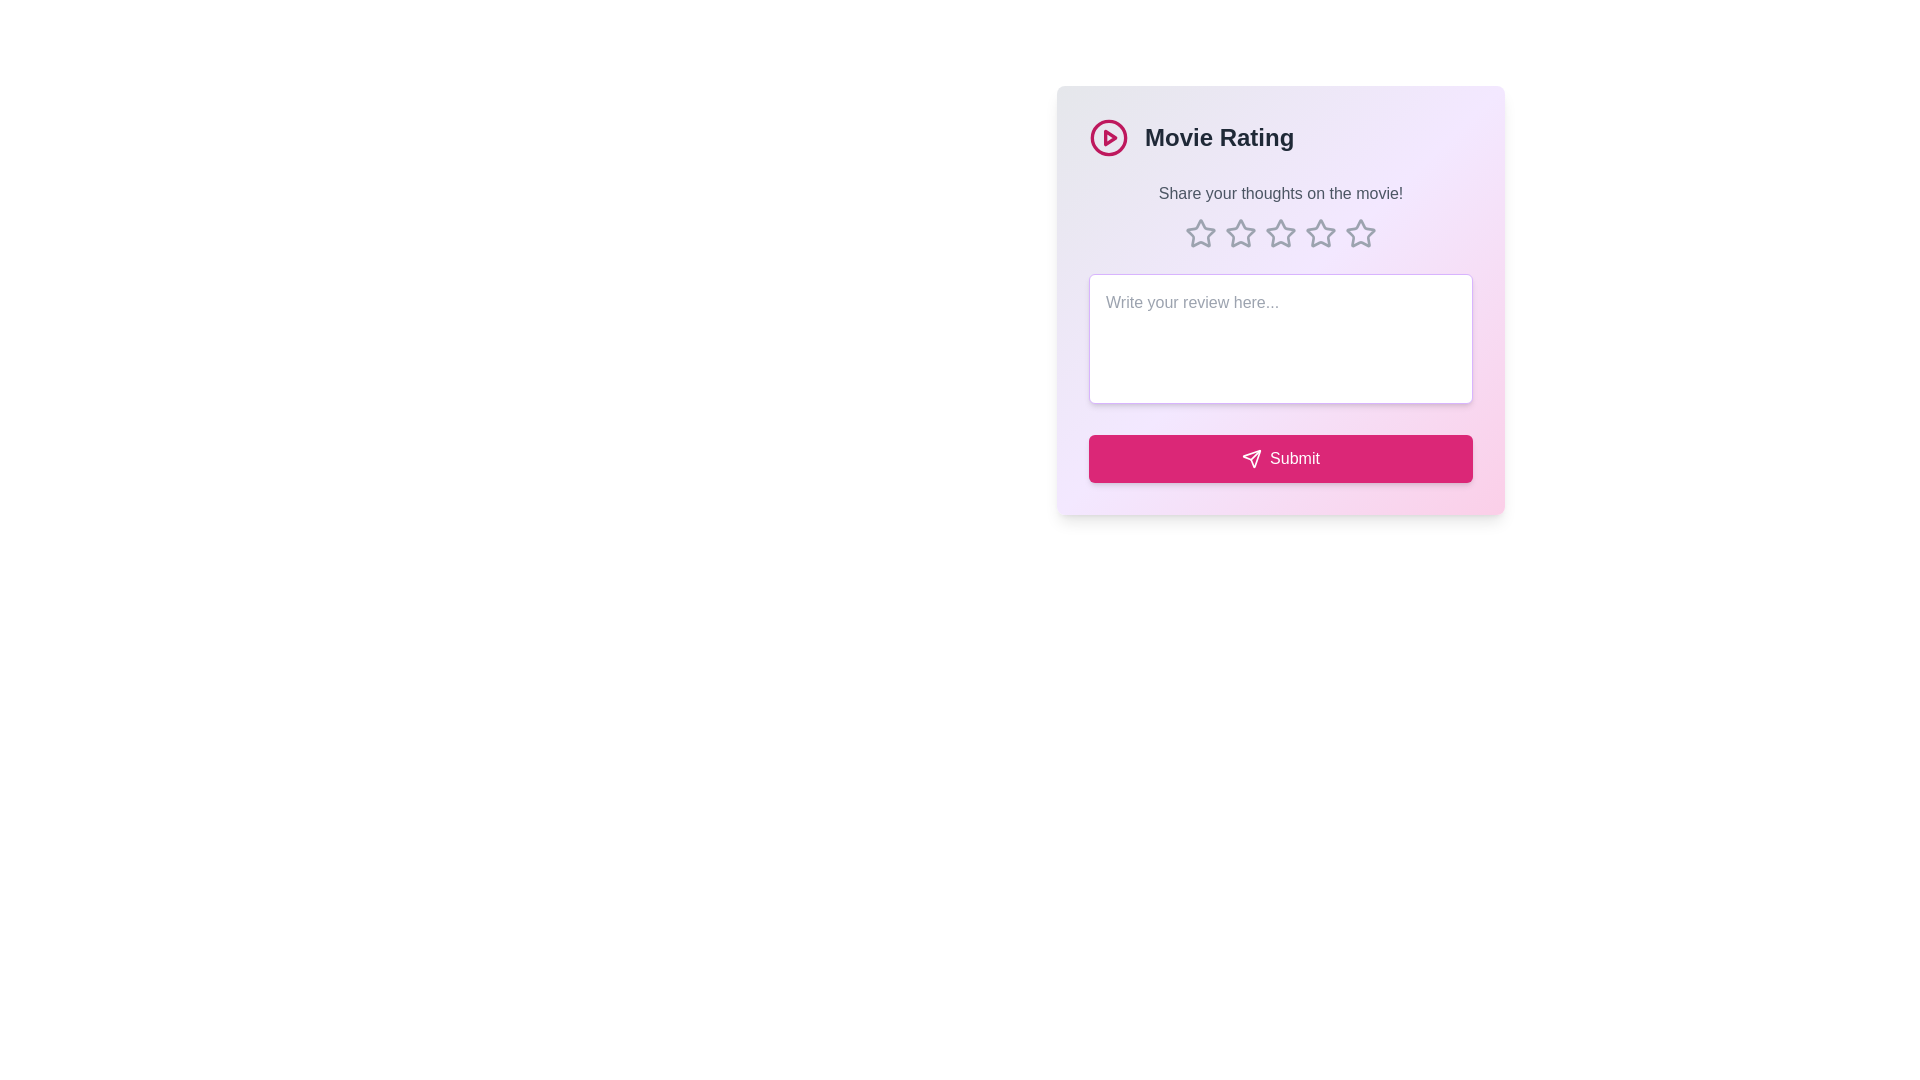  Describe the element at coordinates (1281, 459) in the screenshot. I see `the 'Submit' button` at that location.